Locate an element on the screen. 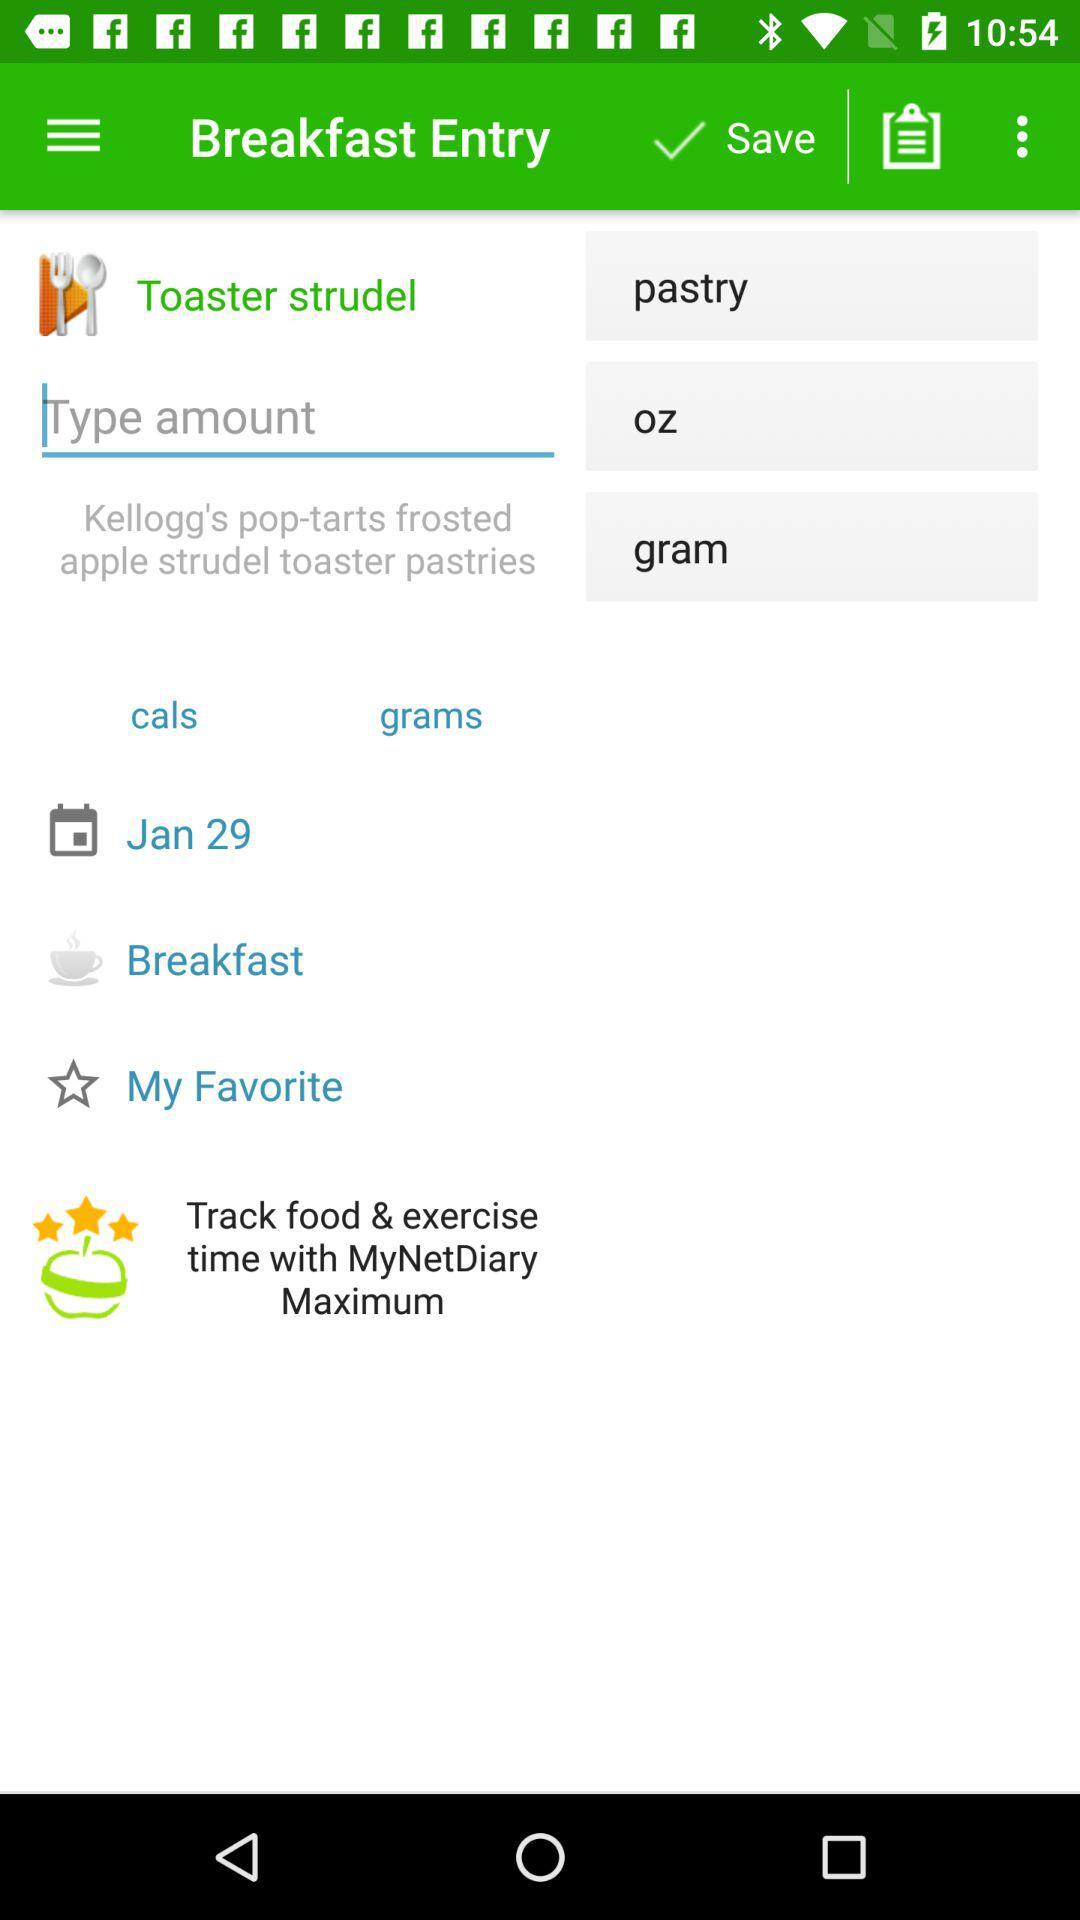  the item to the left of   gram item is located at coordinates (298, 538).